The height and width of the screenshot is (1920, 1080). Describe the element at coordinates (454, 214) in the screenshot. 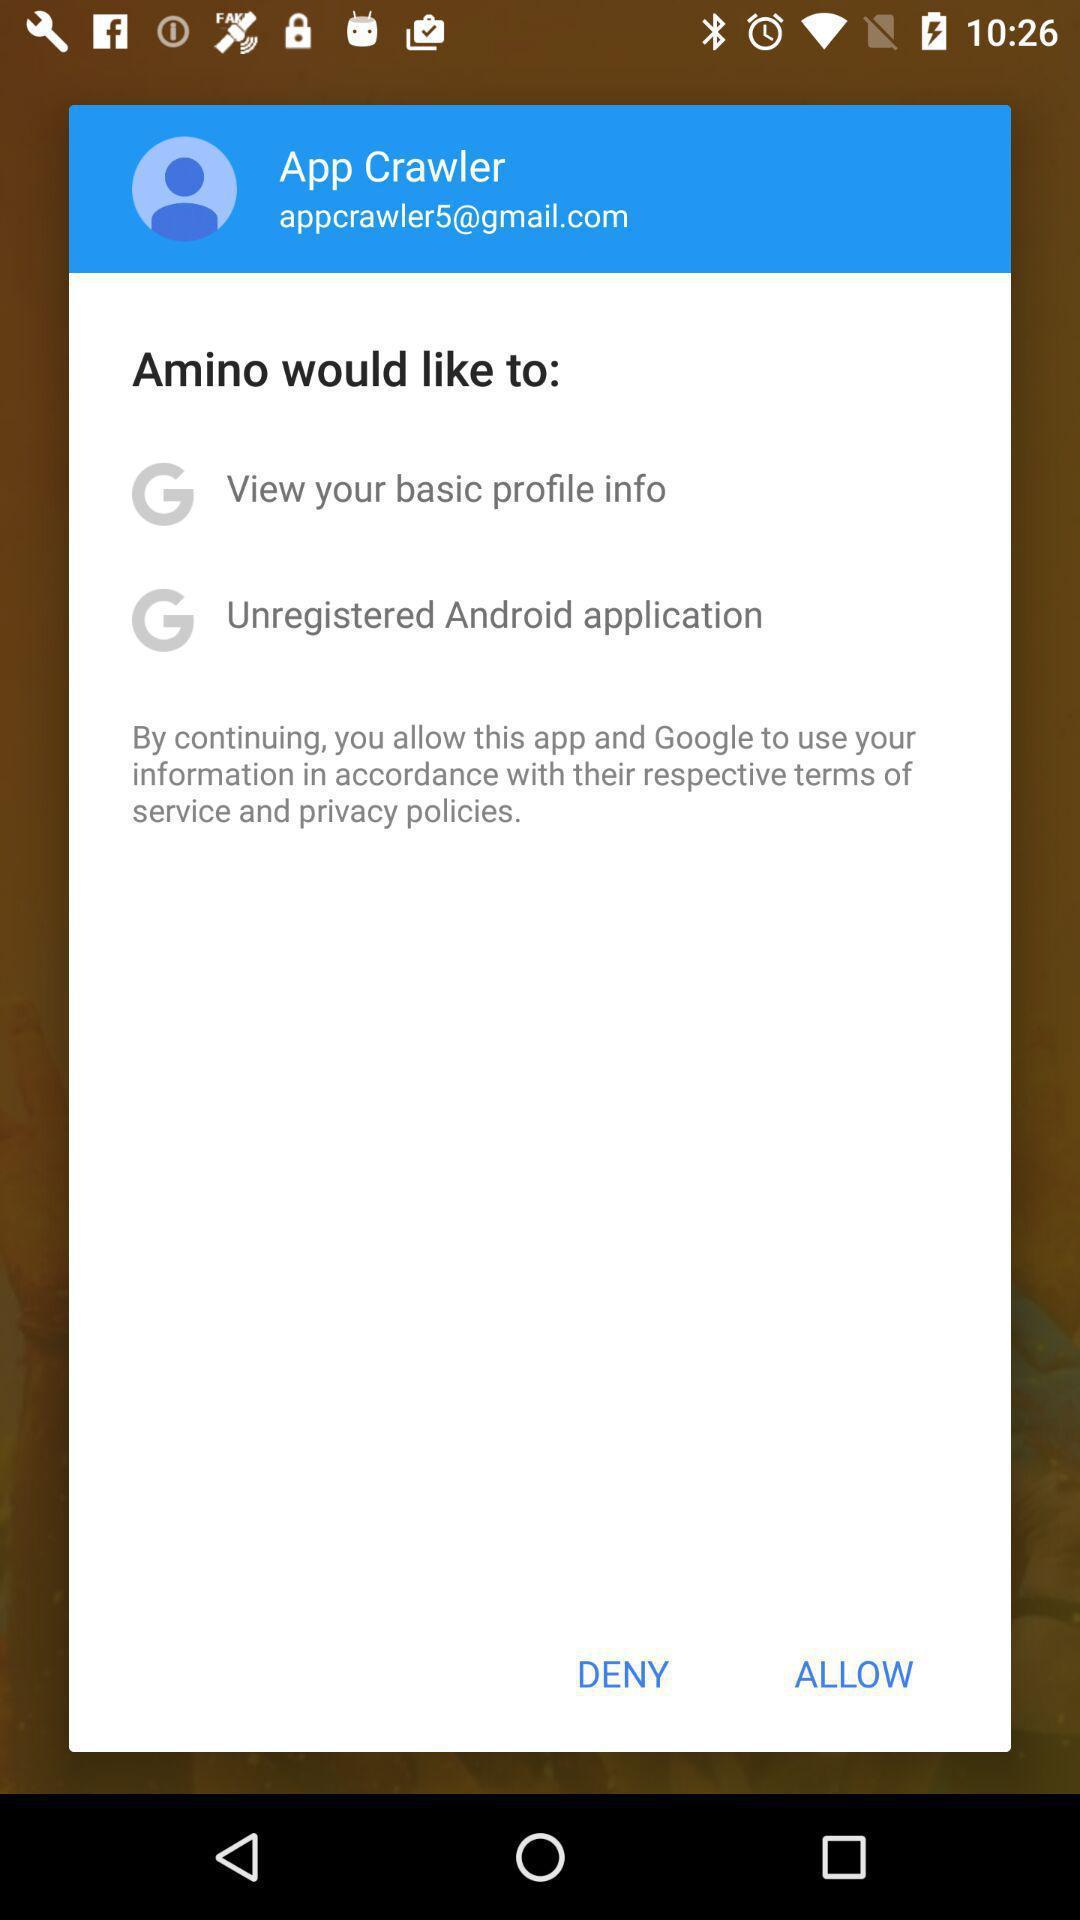

I see `appcrawler5@gmail.com app` at that location.